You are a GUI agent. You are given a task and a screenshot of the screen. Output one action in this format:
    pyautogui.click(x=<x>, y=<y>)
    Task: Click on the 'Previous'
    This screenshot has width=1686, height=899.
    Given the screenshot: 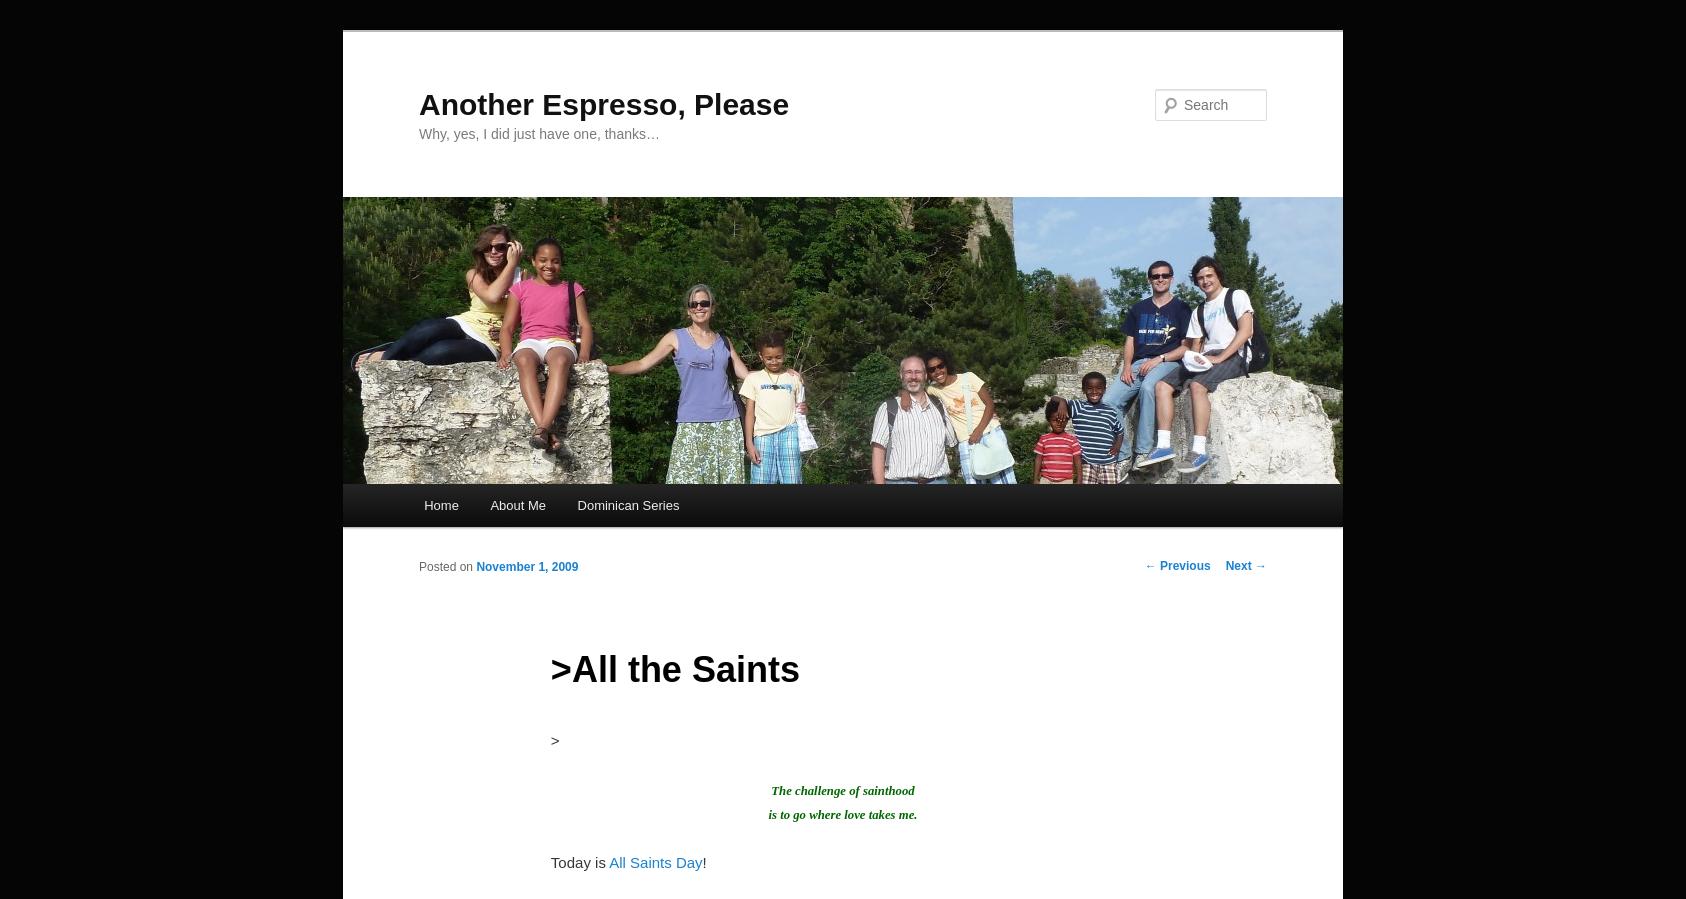 What is the action you would take?
    pyautogui.click(x=1182, y=566)
    